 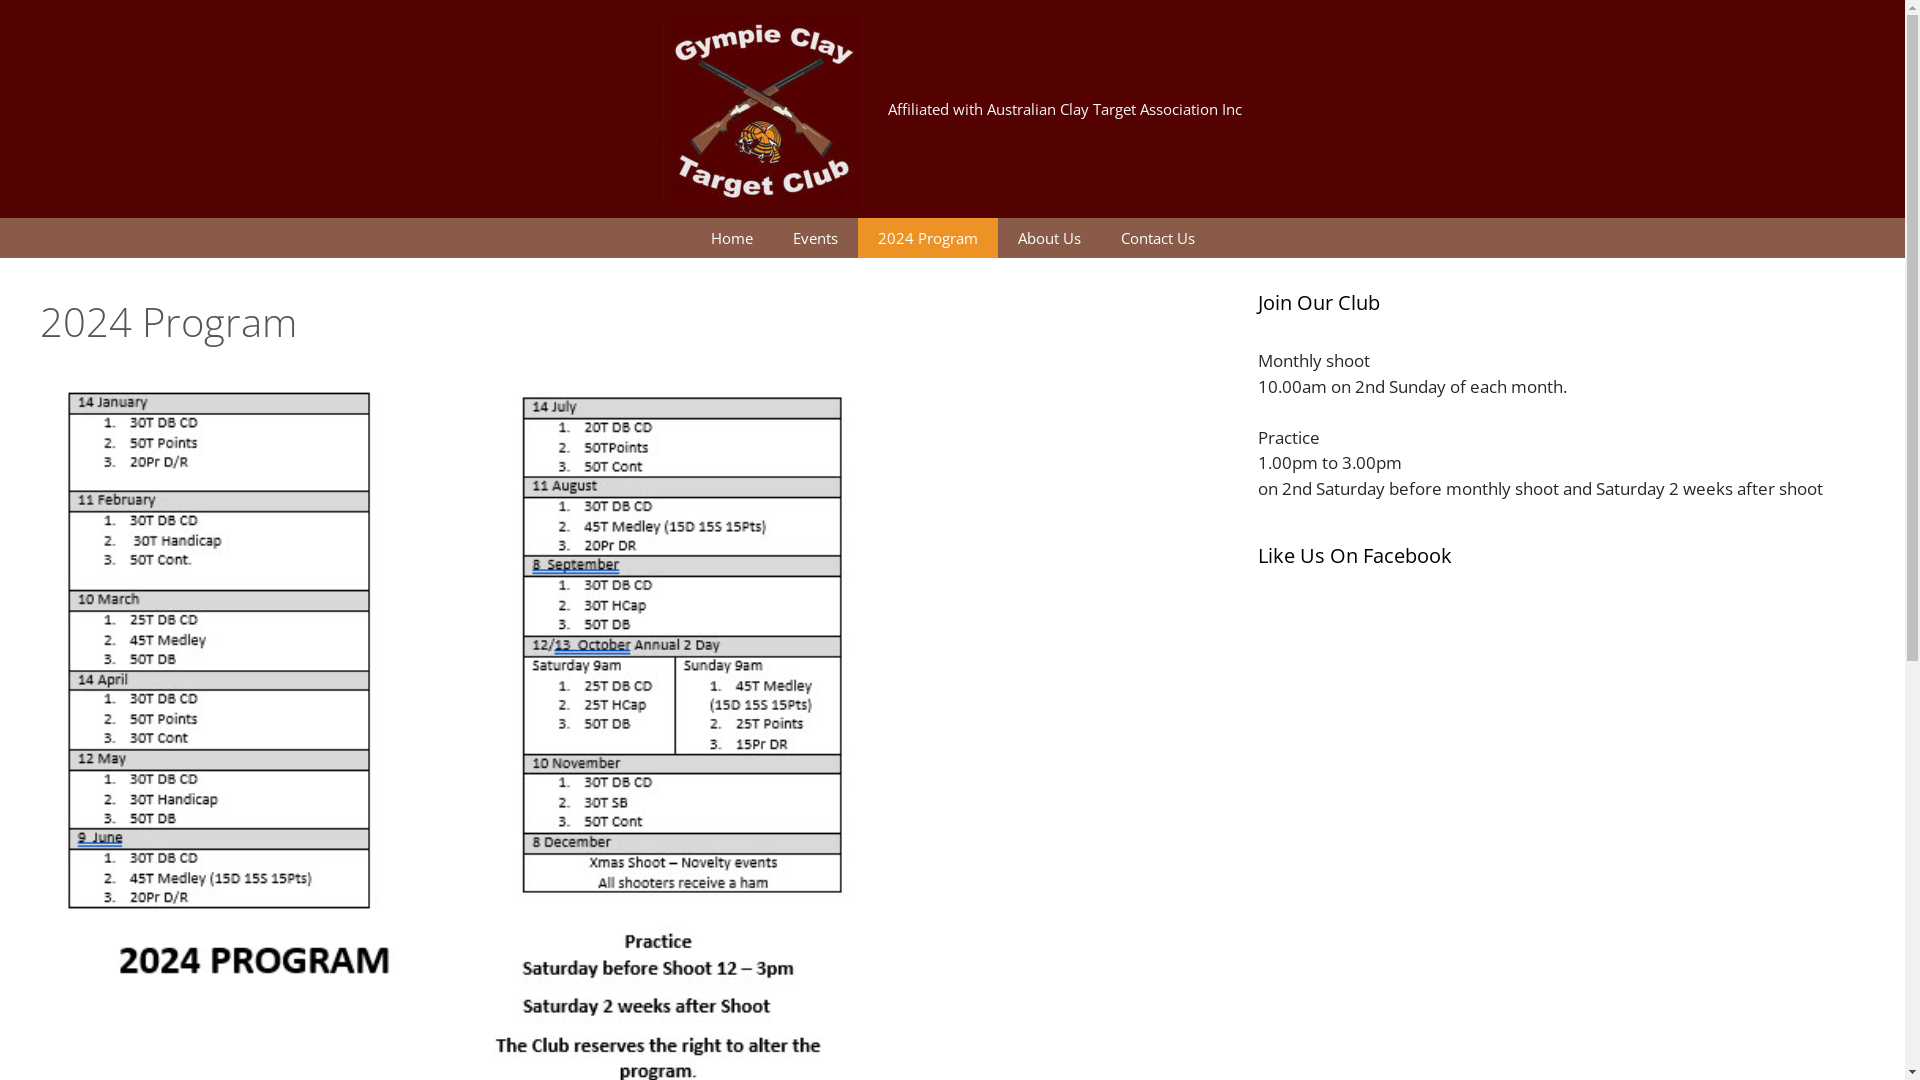 I want to click on 'Home', so click(x=729, y=237).